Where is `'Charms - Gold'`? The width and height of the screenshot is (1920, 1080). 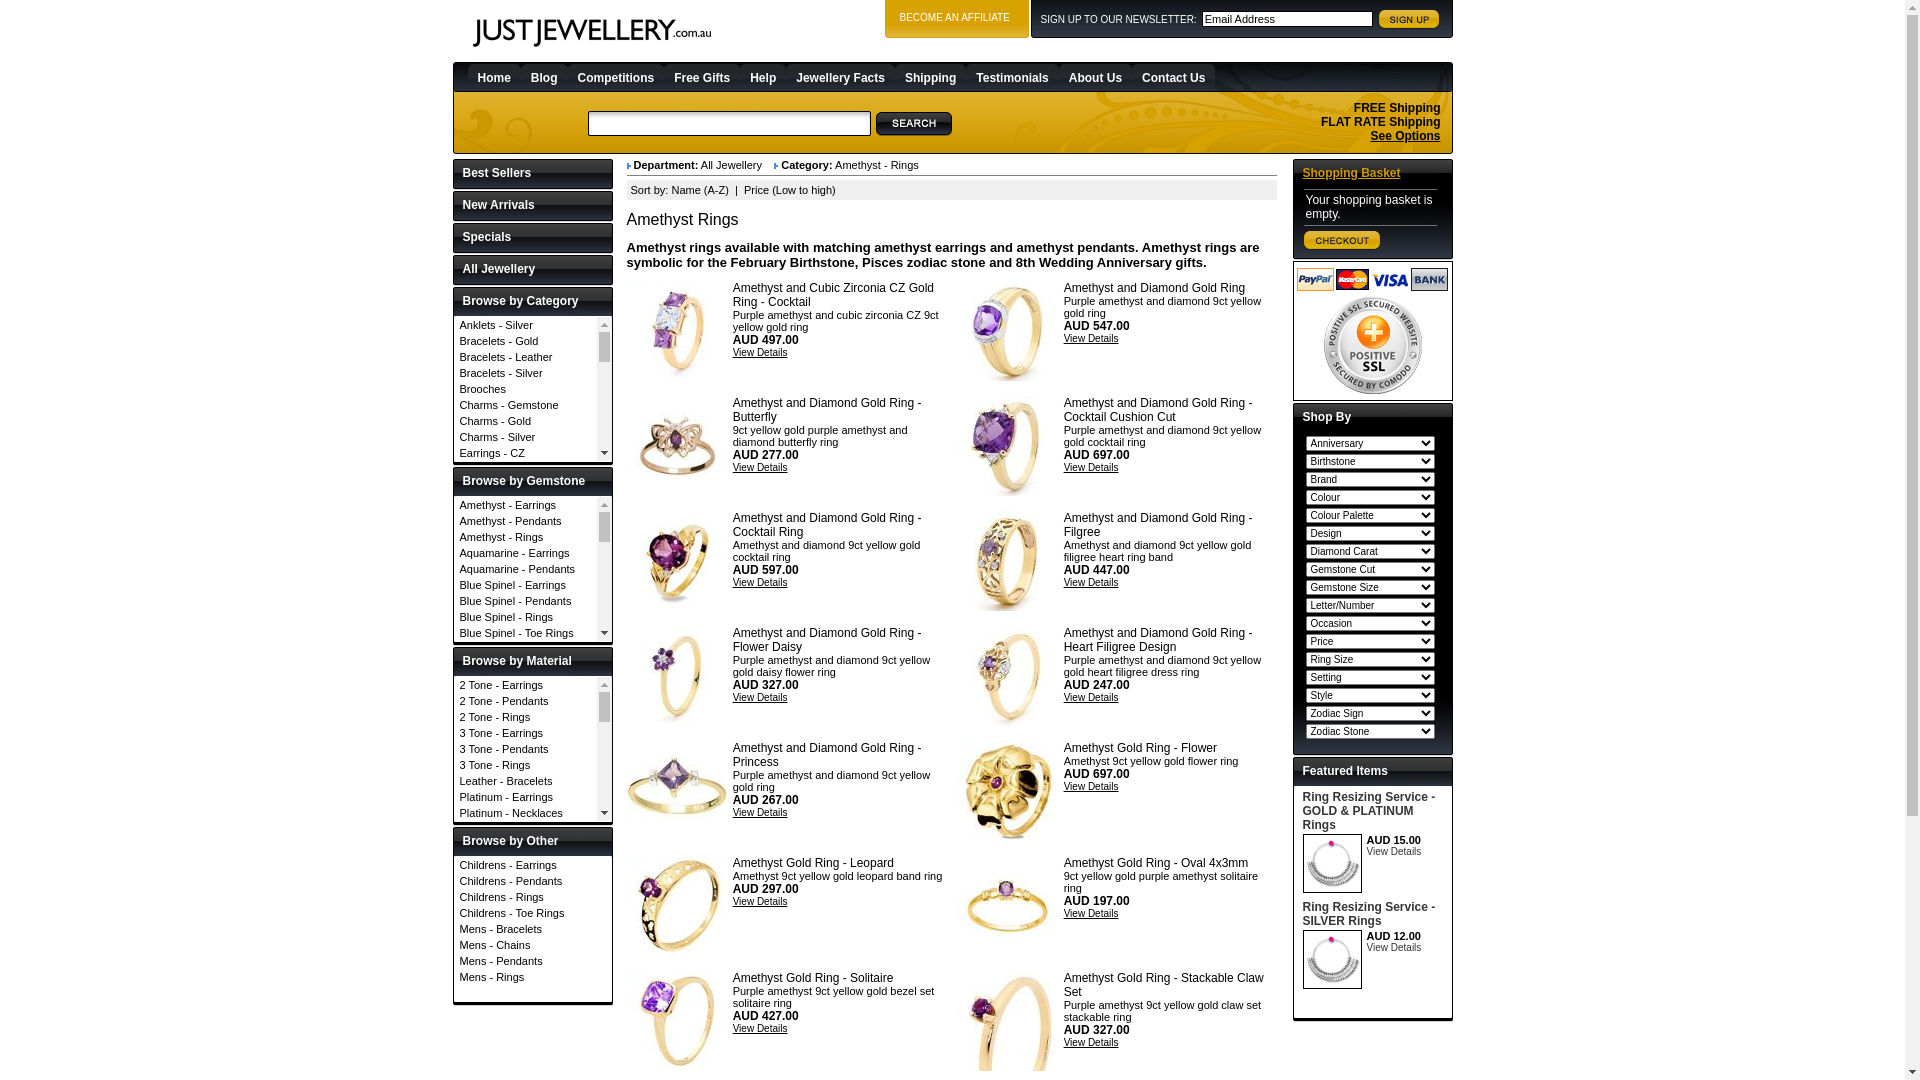
'Charms - Gold' is located at coordinates (525, 419).